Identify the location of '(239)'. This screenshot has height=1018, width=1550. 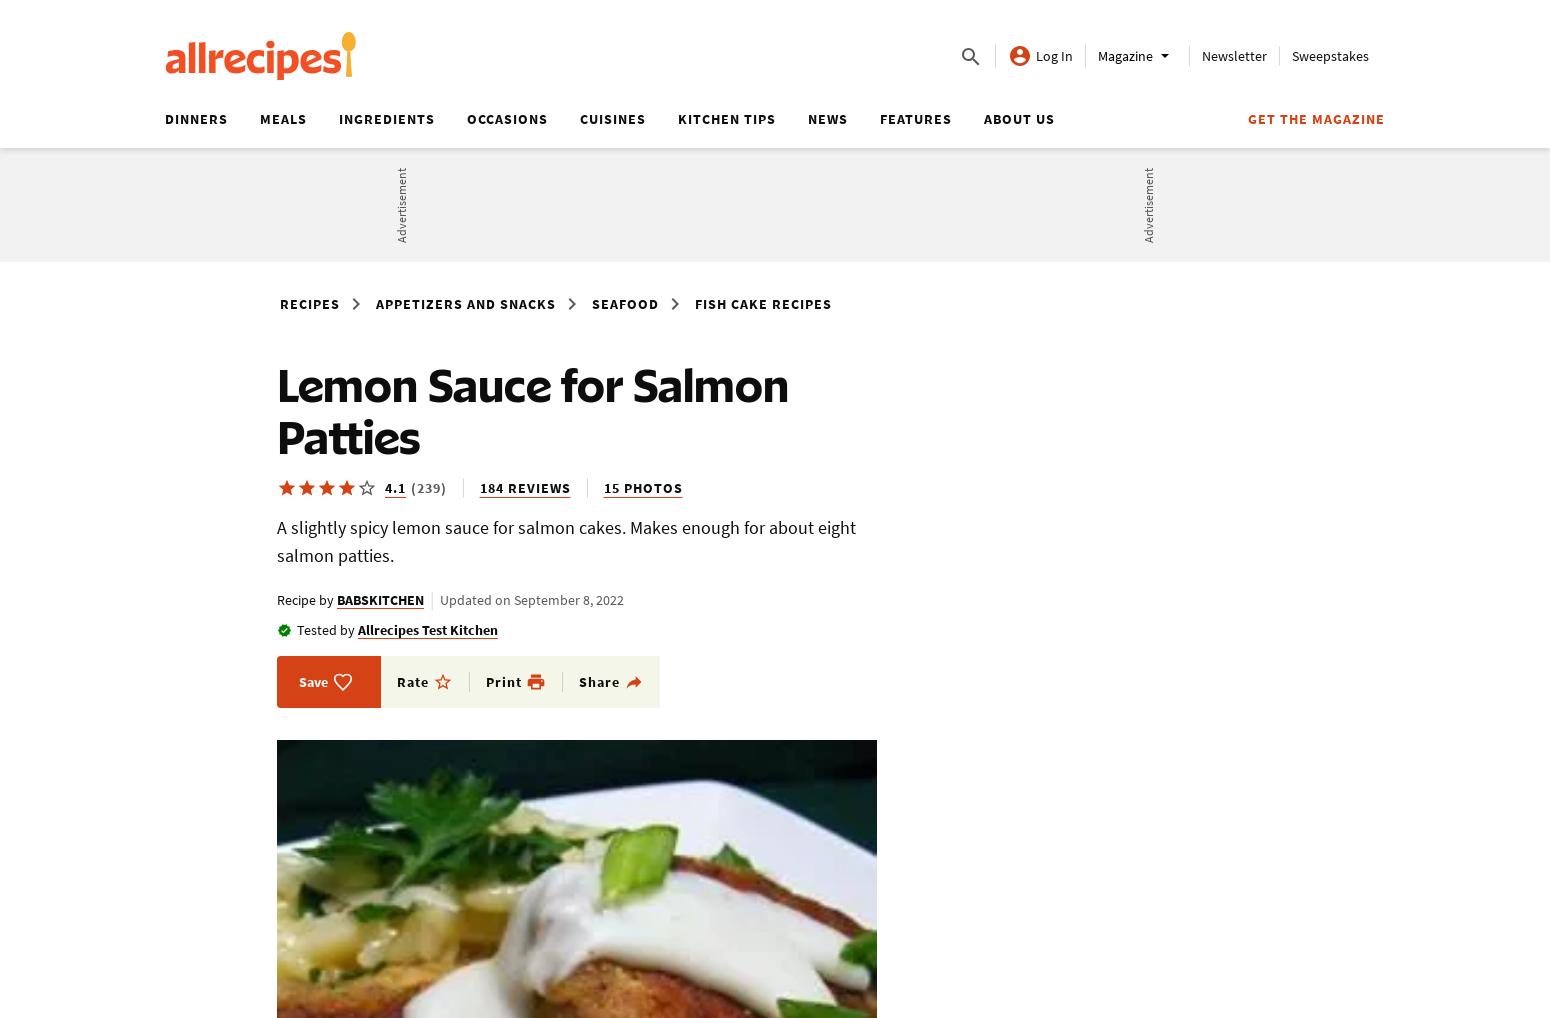
(427, 488).